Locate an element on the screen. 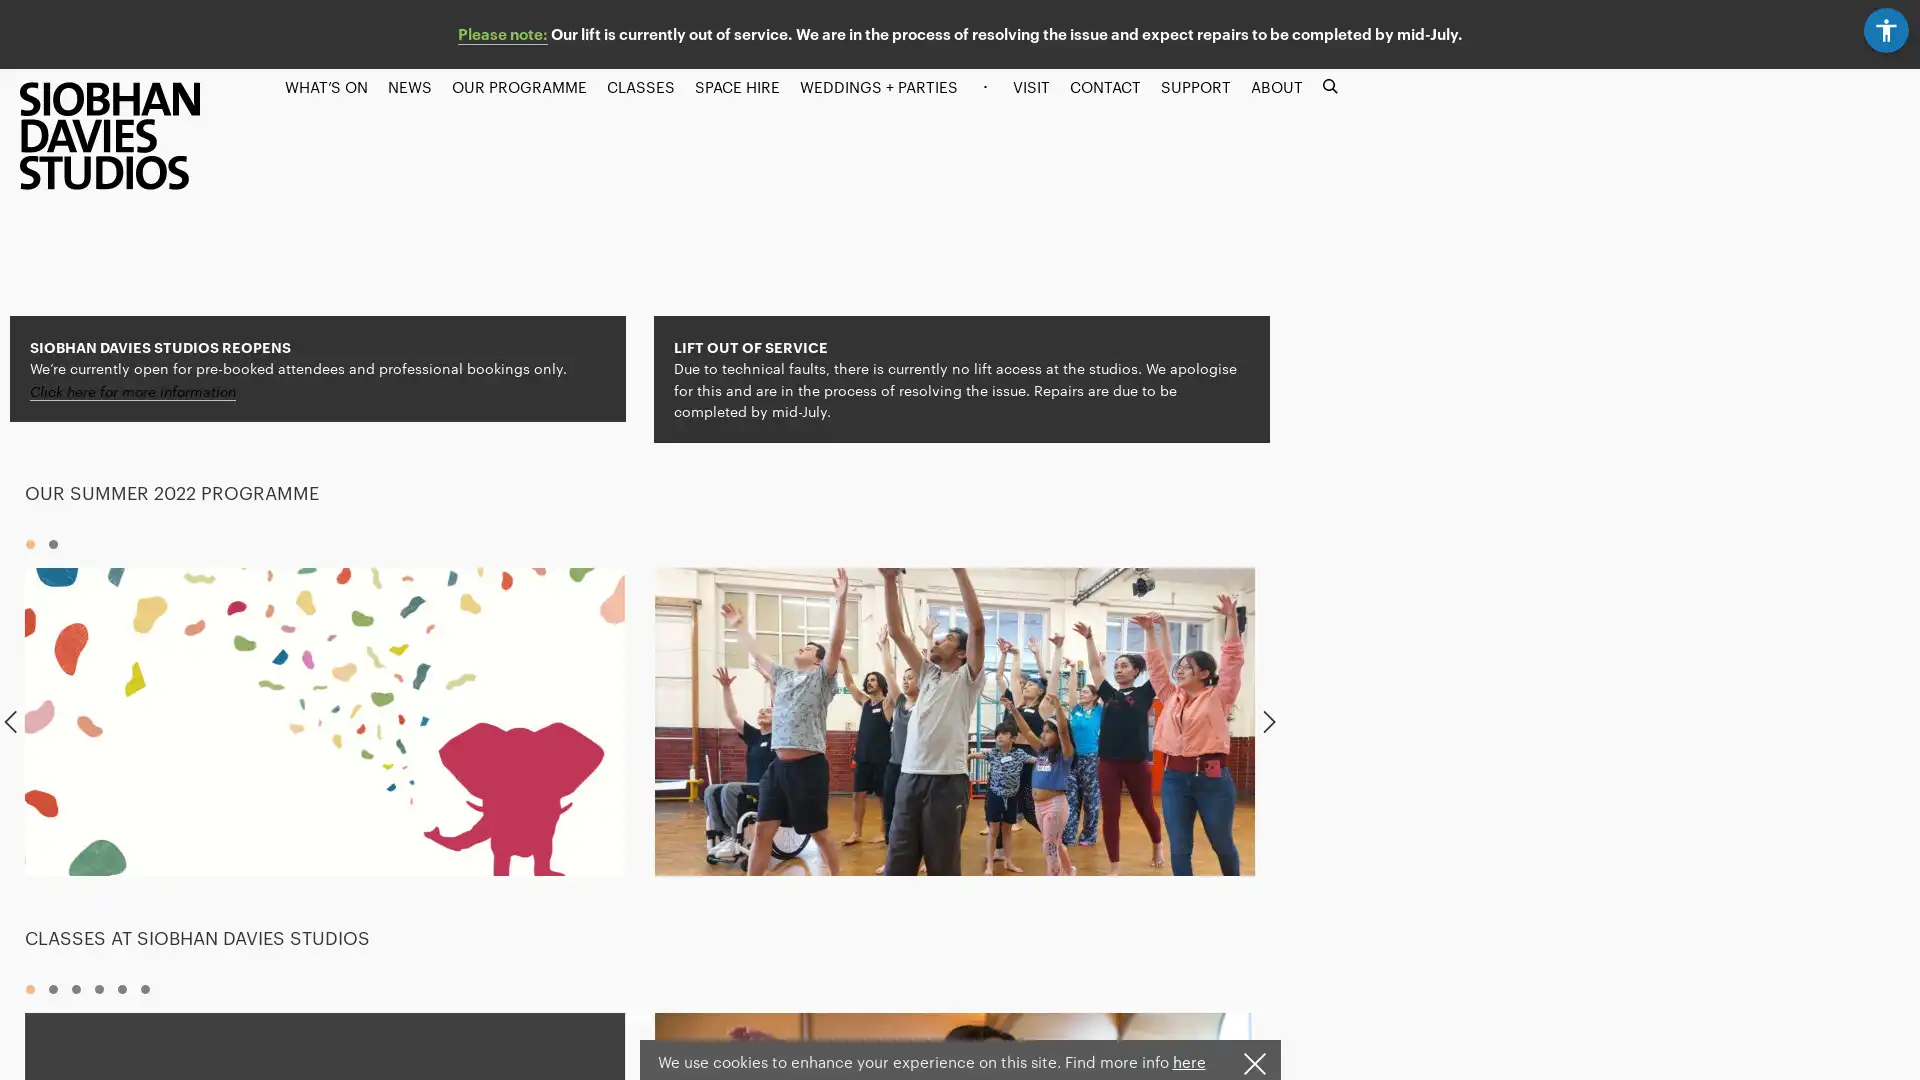  Next is located at coordinates (1265, 794).